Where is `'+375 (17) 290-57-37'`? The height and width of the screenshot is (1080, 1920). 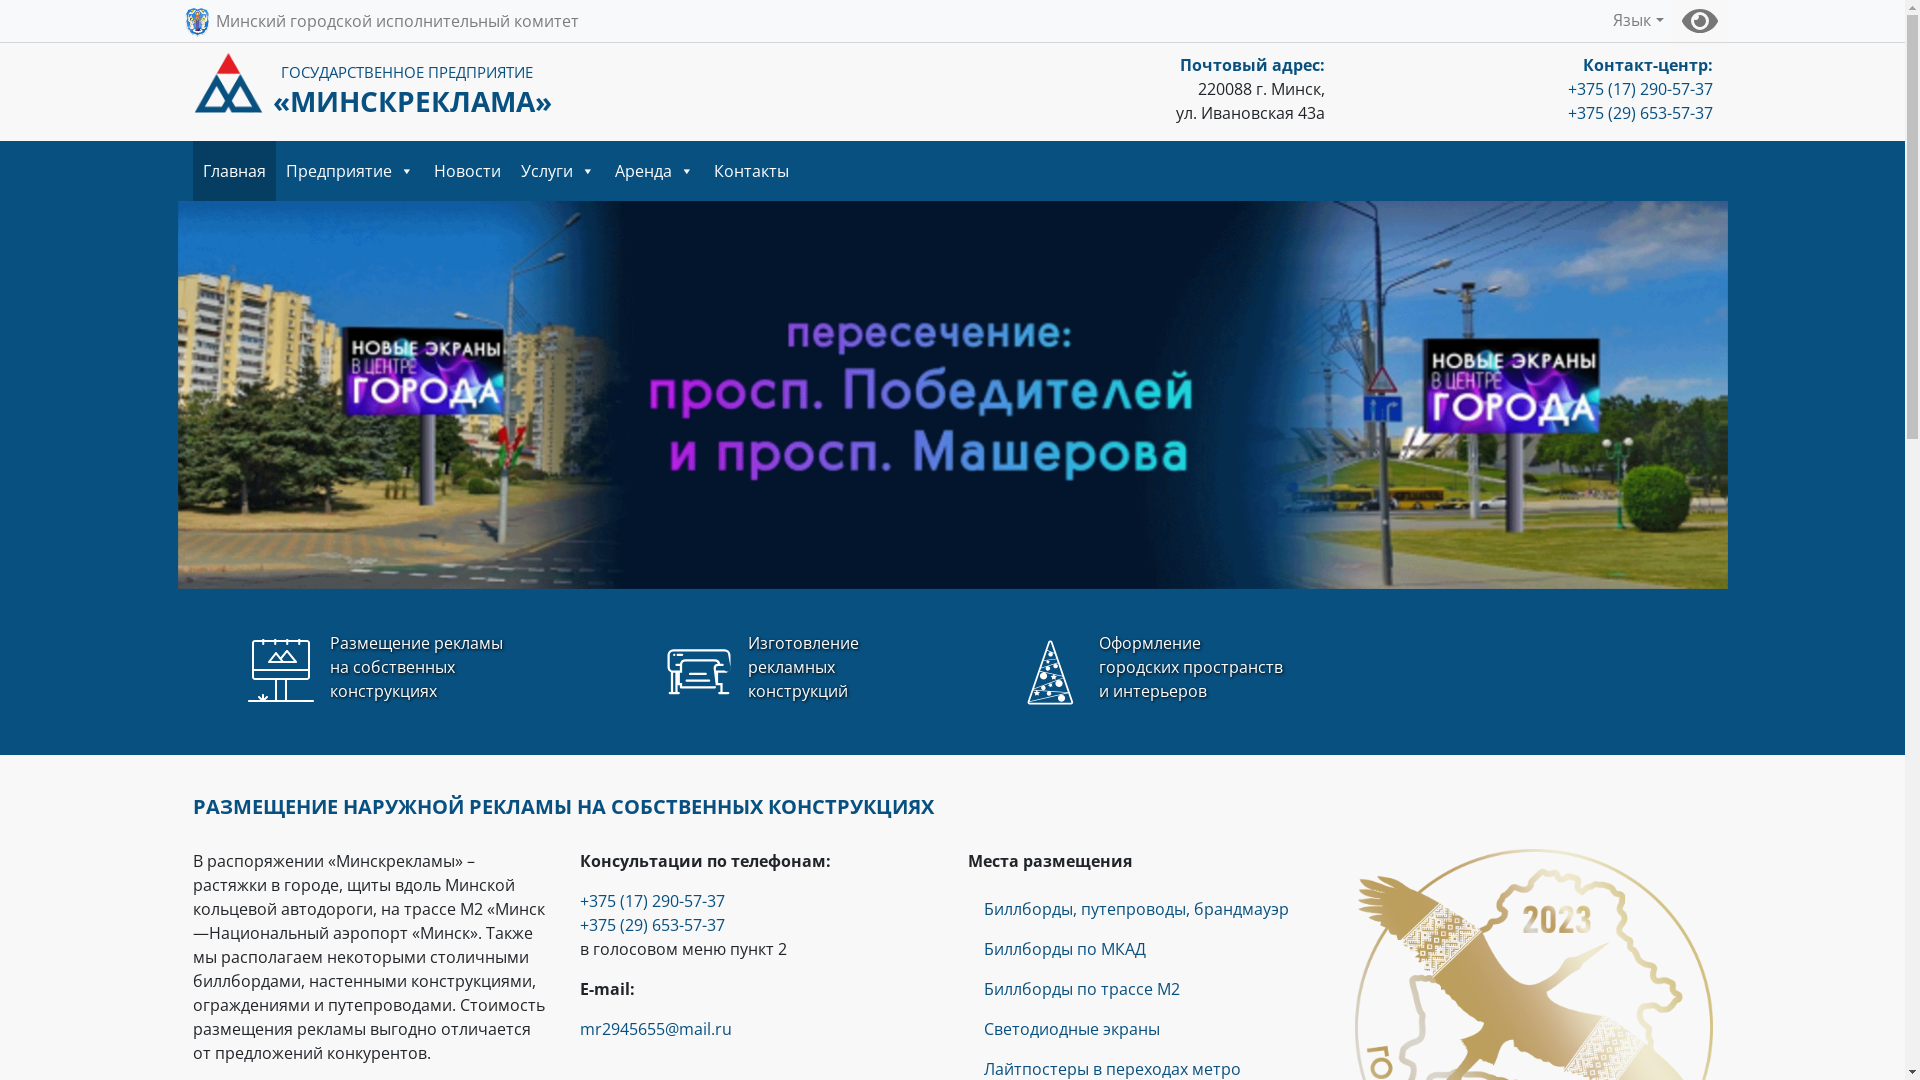
'+375 (17) 290-57-37' is located at coordinates (1640, 87).